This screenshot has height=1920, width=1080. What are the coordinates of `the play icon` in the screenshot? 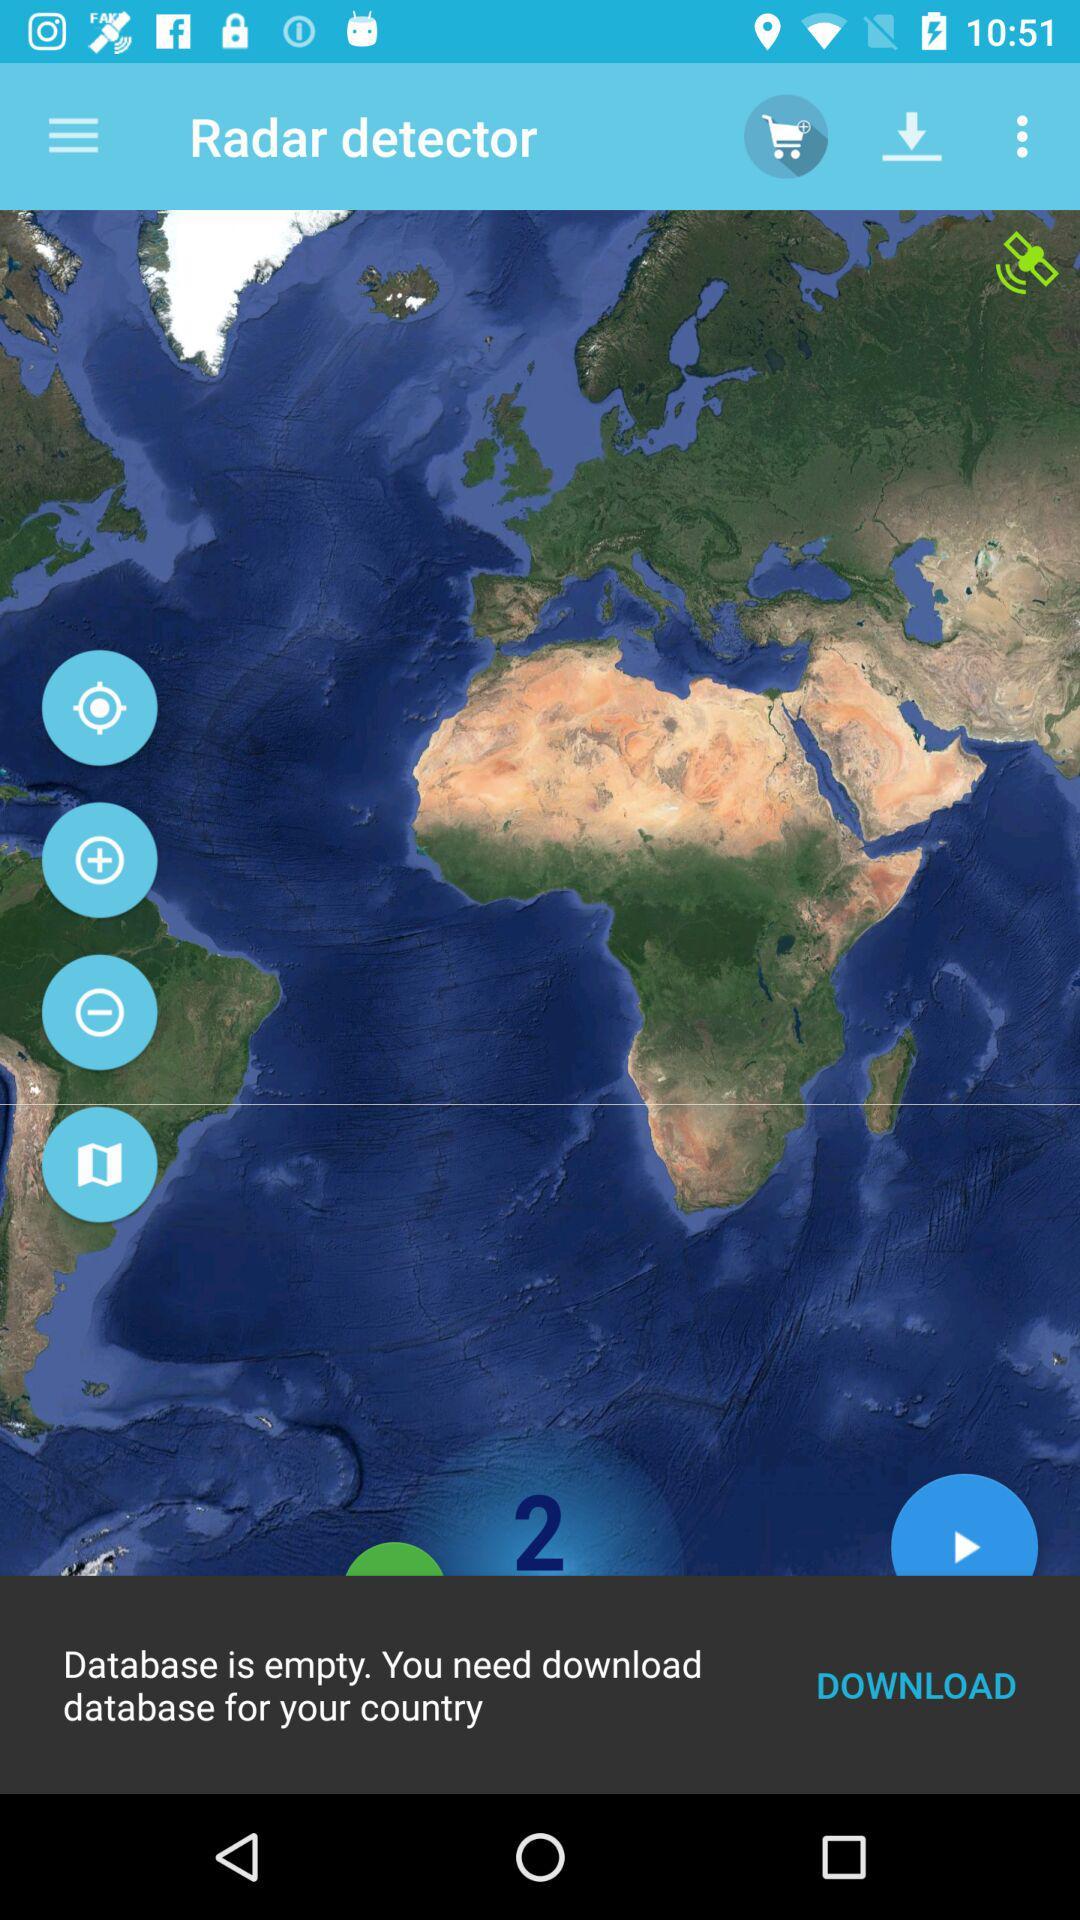 It's located at (963, 1546).